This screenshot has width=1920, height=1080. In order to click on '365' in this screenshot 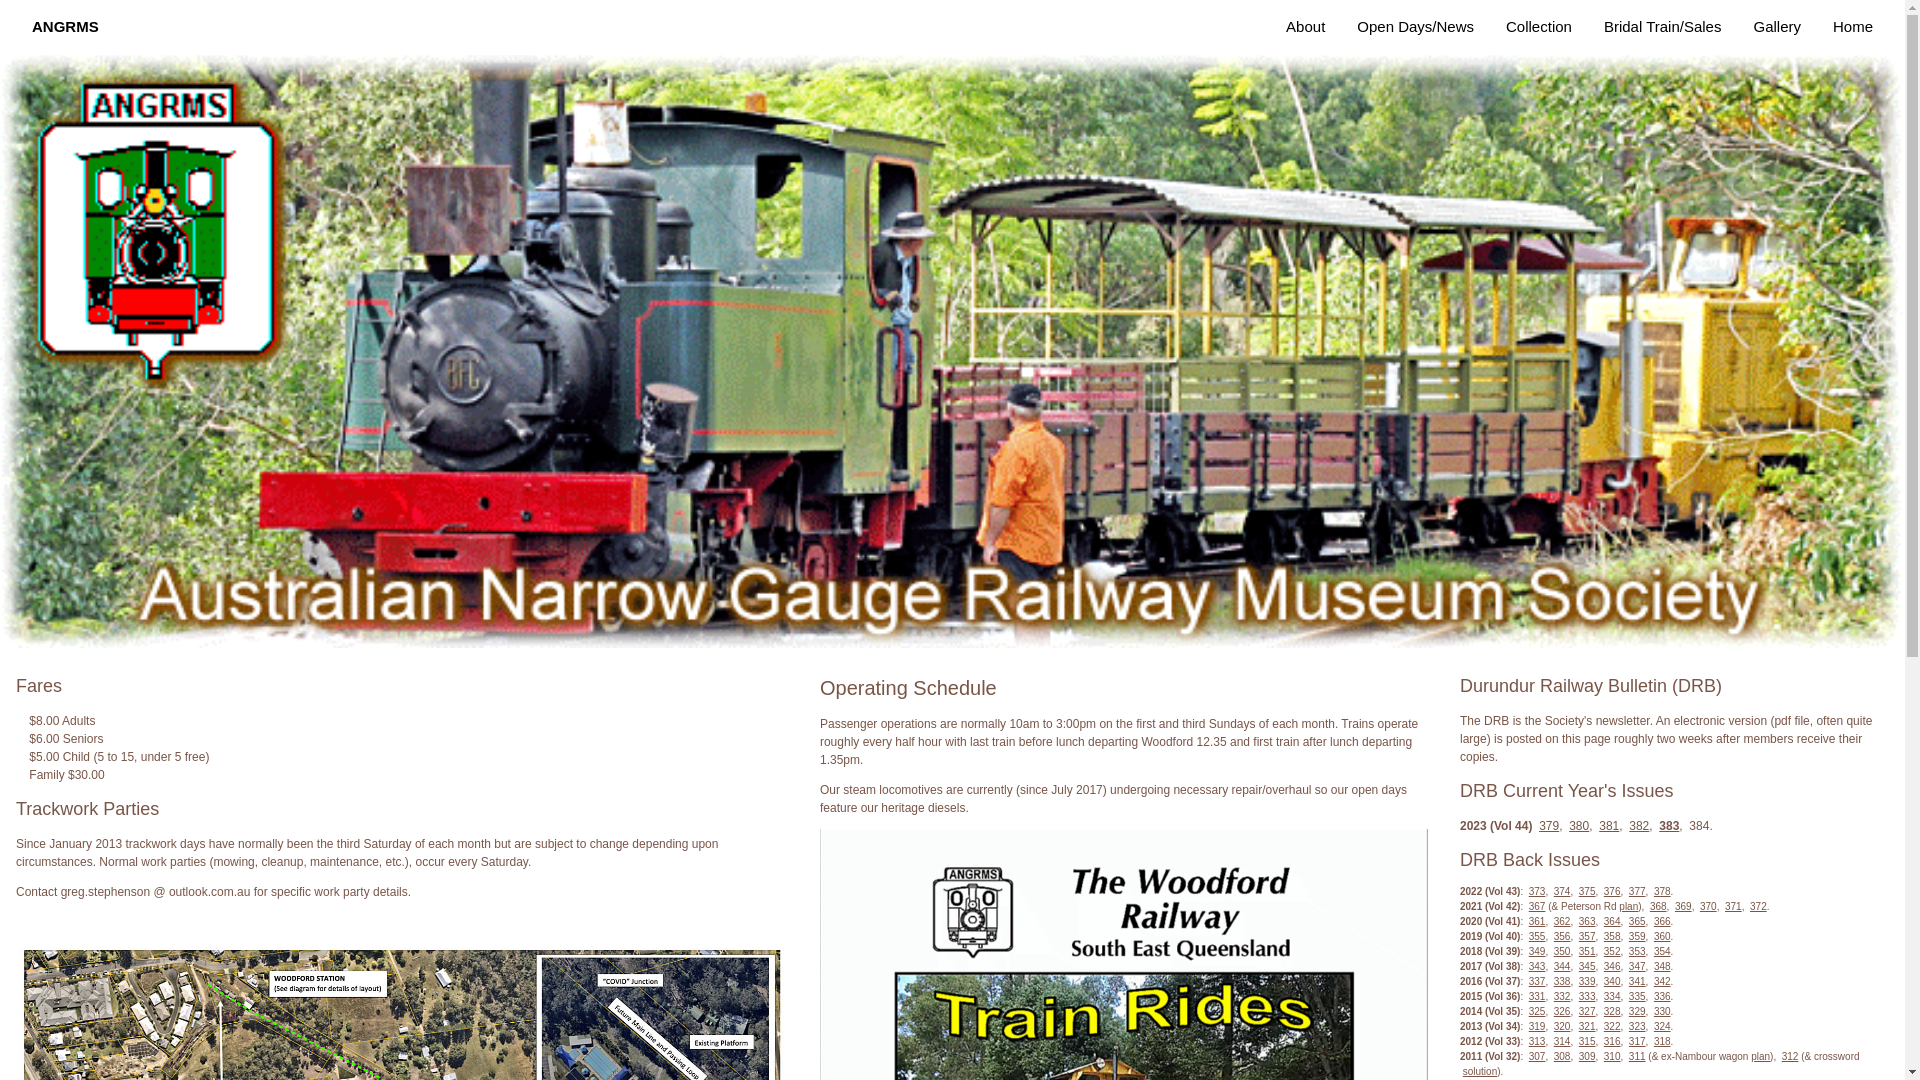, I will do `click(1637, 921)`.